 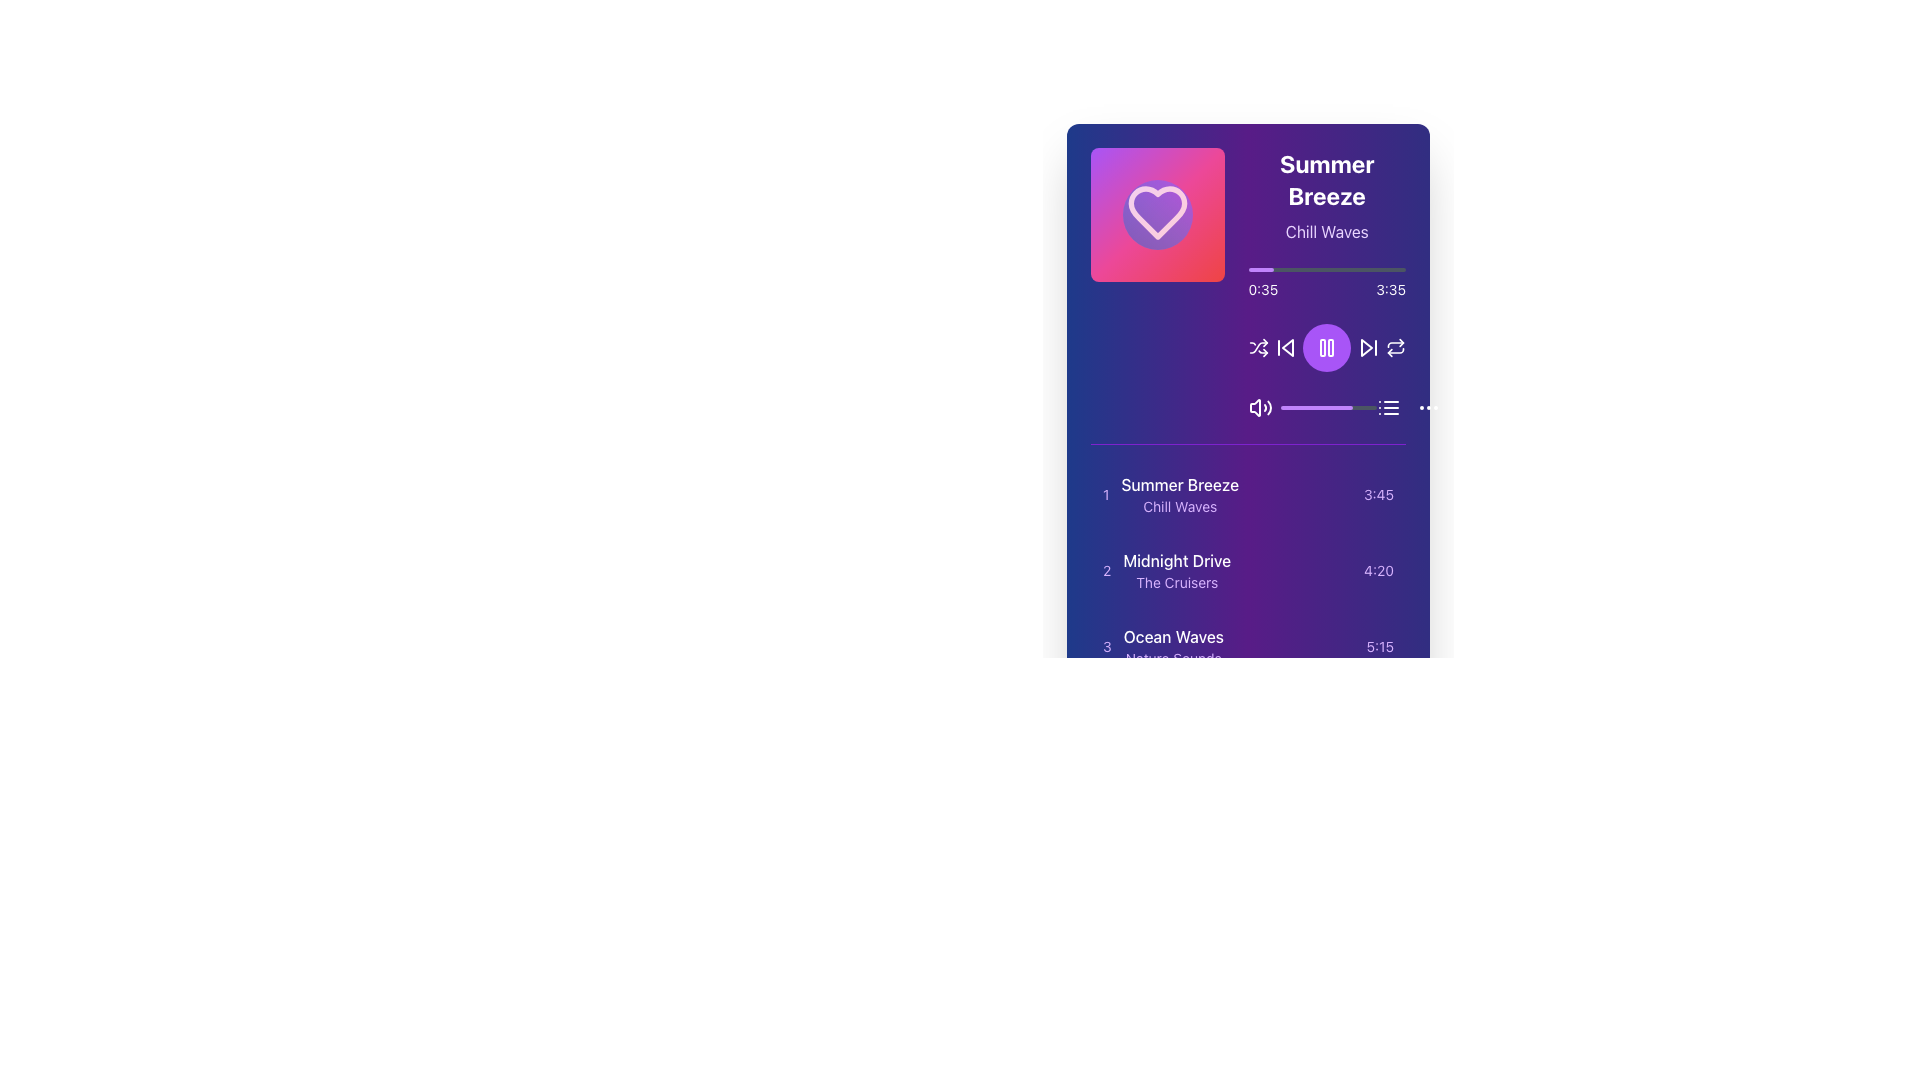 I want to click on the text label providing additional descriptive information about 'Ocean Waves', so click(x=1173, y=659).